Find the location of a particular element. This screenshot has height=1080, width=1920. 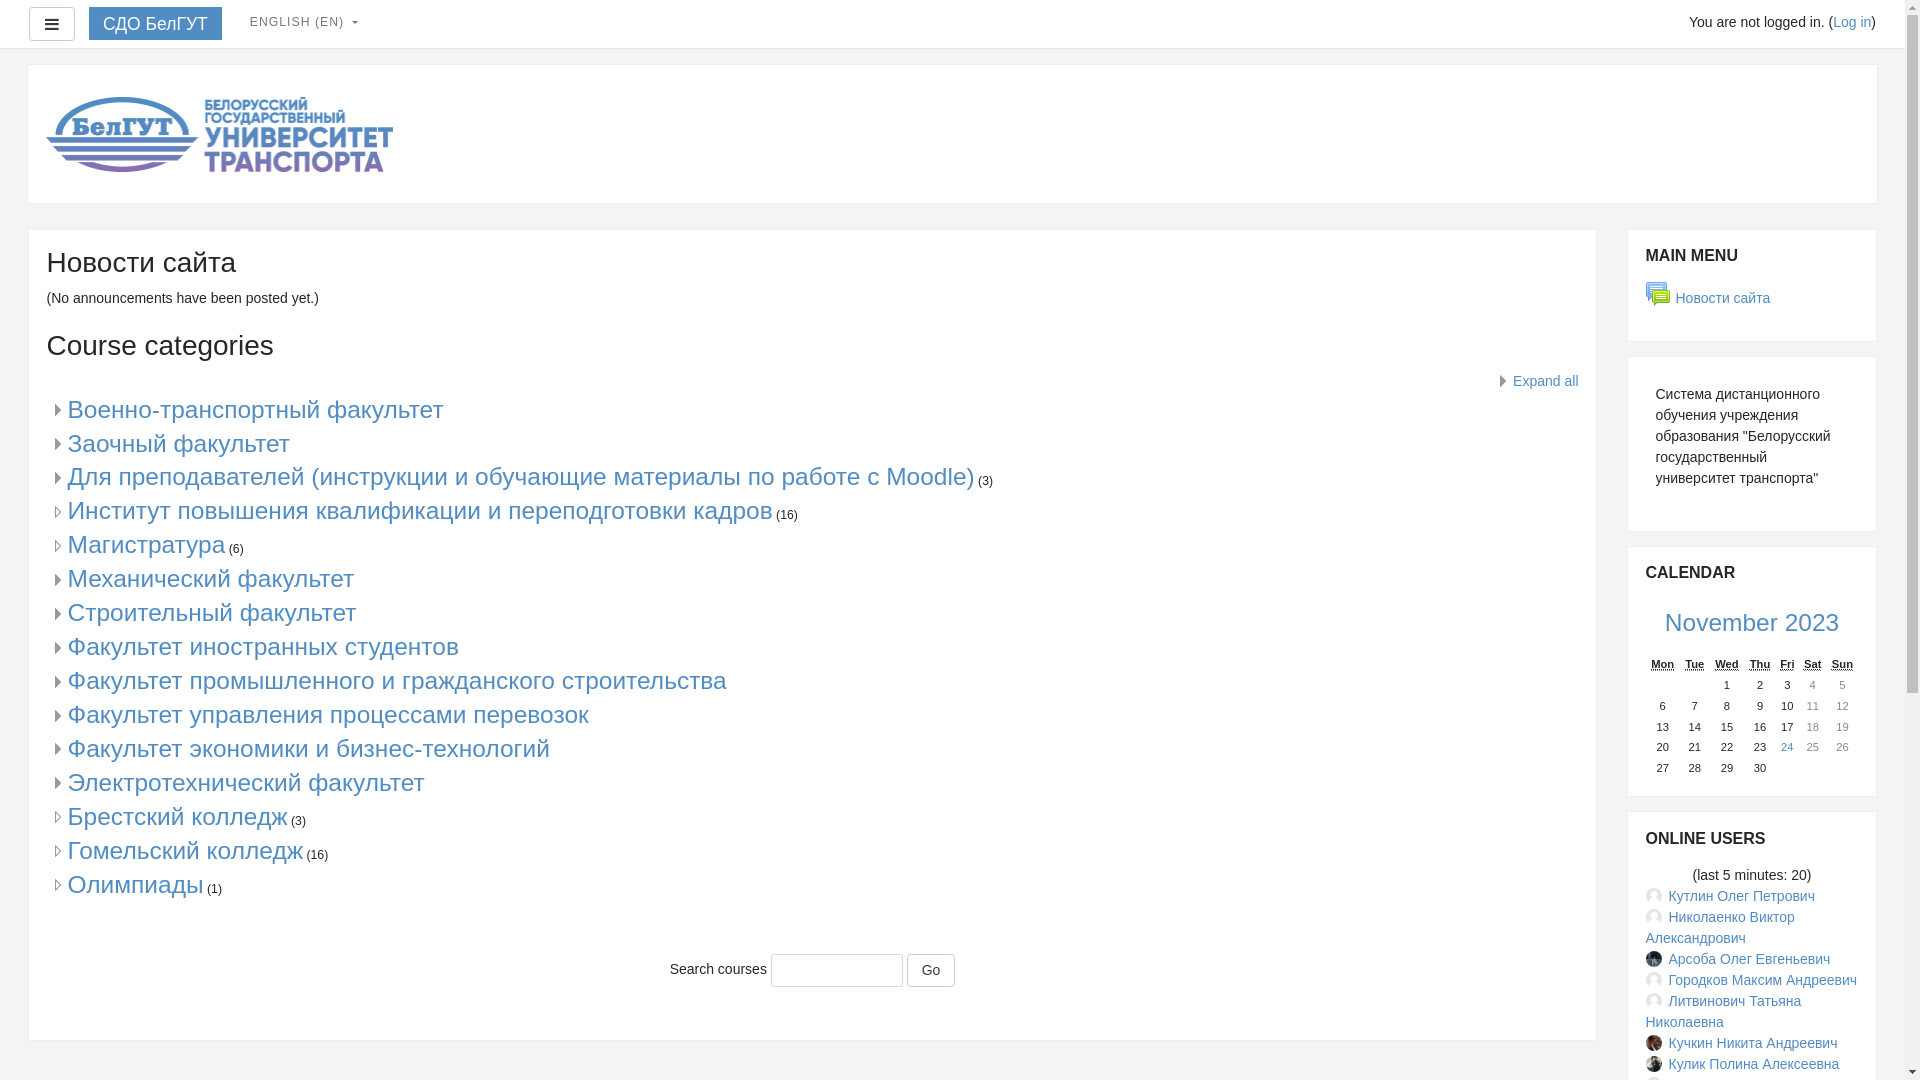

'Skip Calendar' is located at coordinates (1626, 545).